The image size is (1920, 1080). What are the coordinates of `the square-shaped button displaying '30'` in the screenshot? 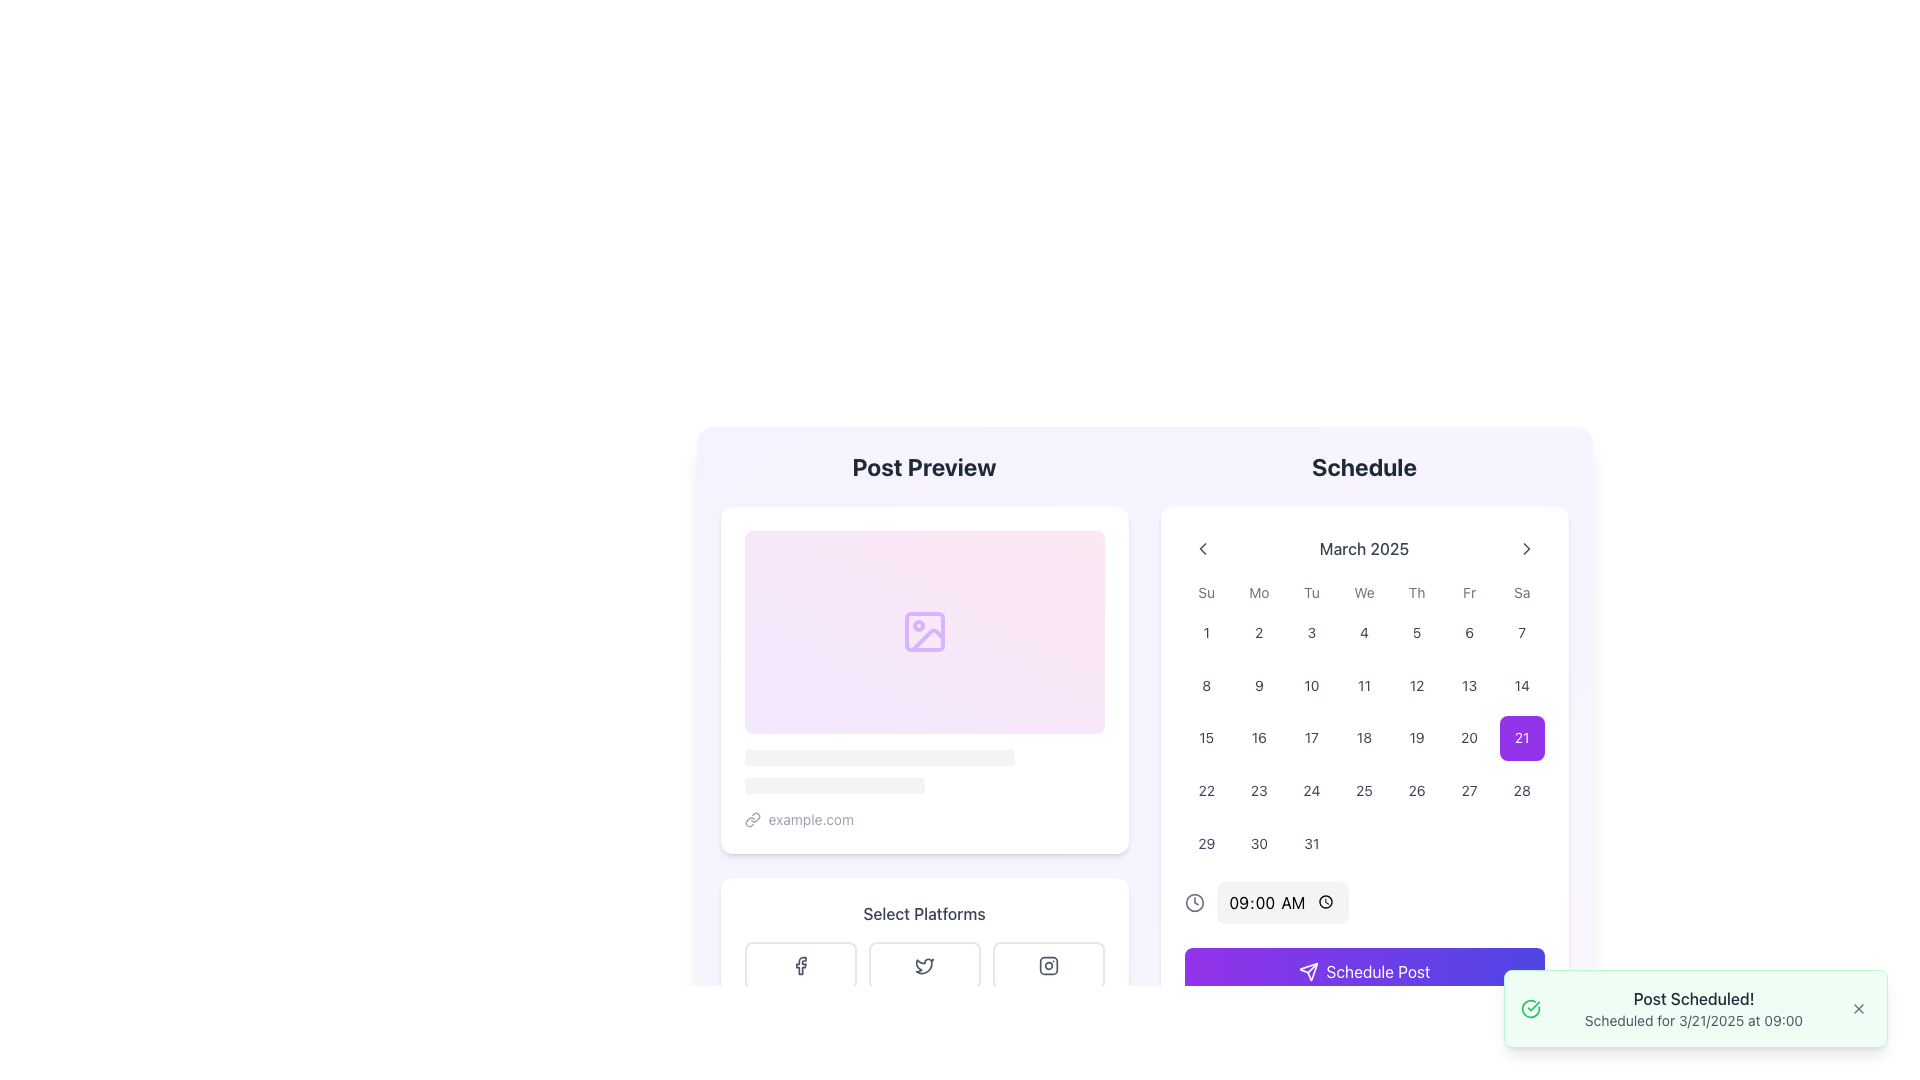 It's located at (1257, 843).